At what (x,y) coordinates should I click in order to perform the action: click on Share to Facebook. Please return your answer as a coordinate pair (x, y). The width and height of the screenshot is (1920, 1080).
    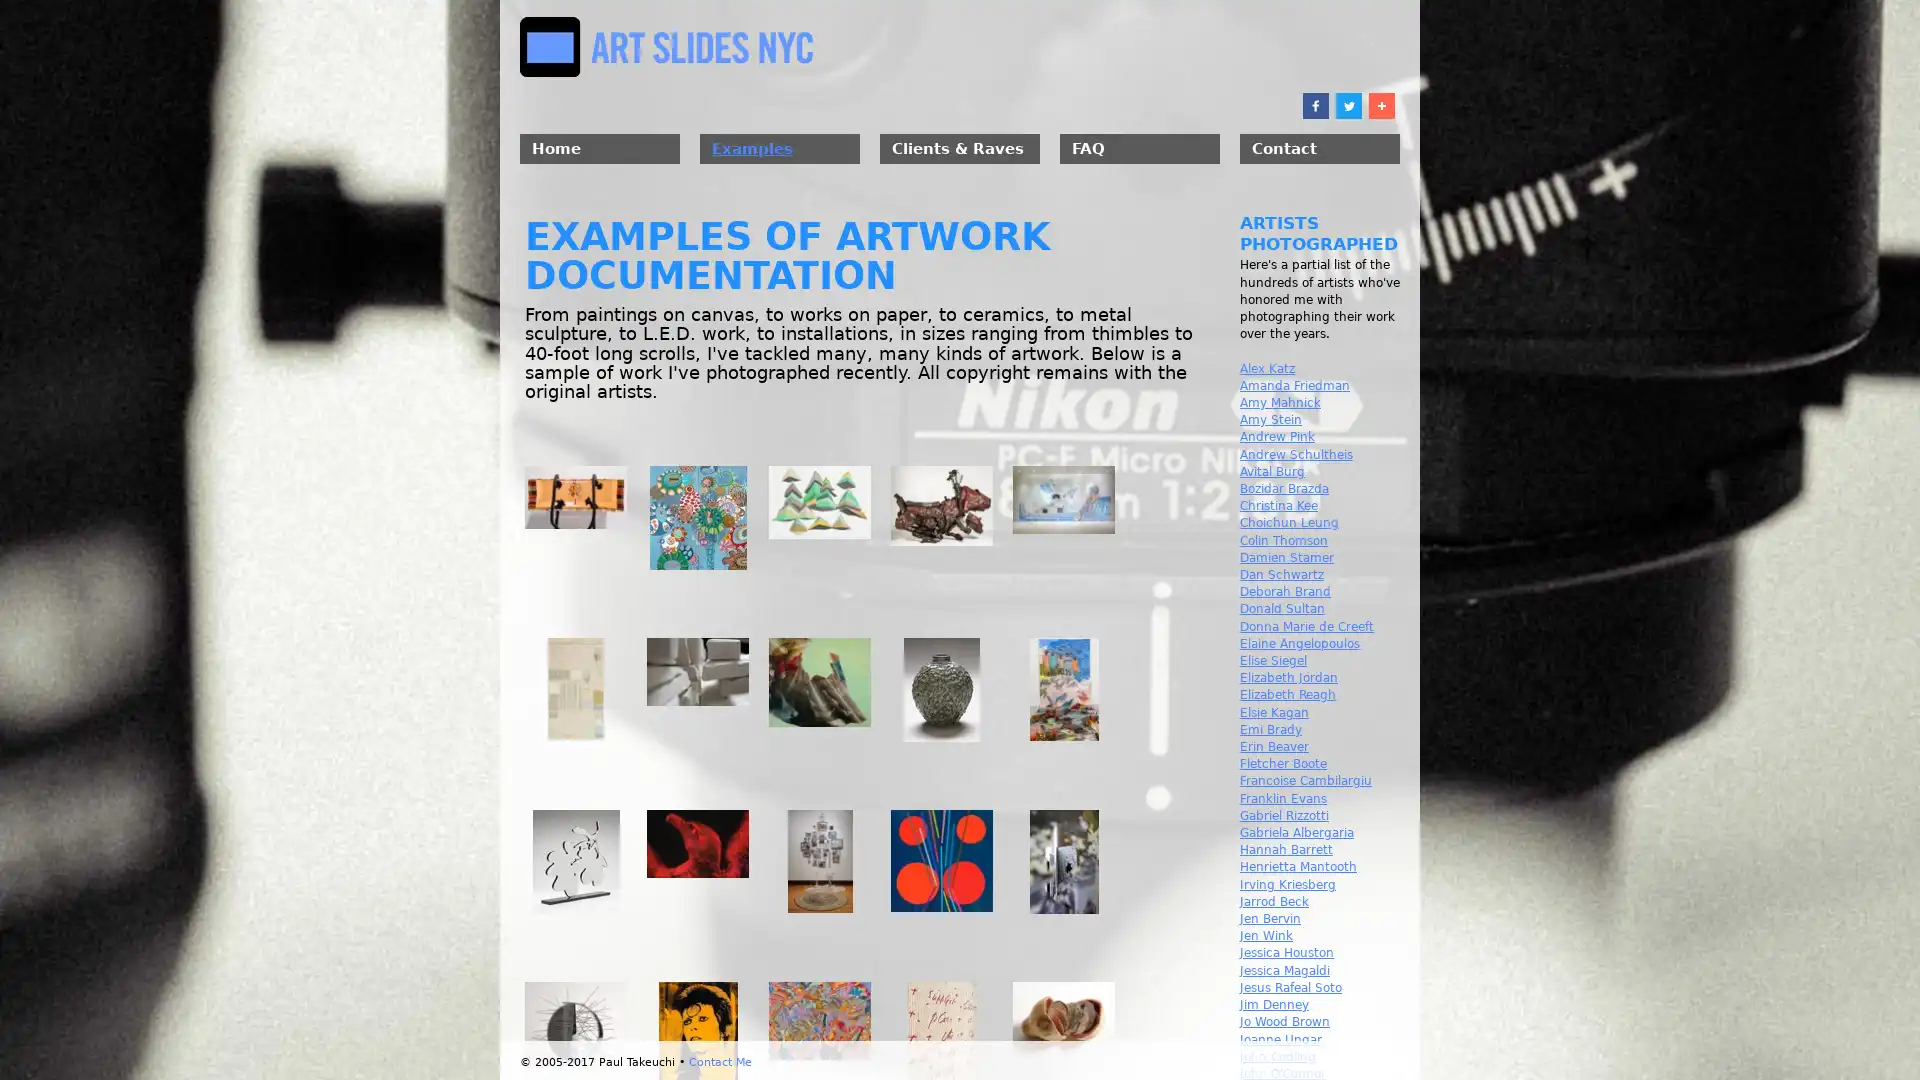
    Looking at the image, I should click on (1324, 104).